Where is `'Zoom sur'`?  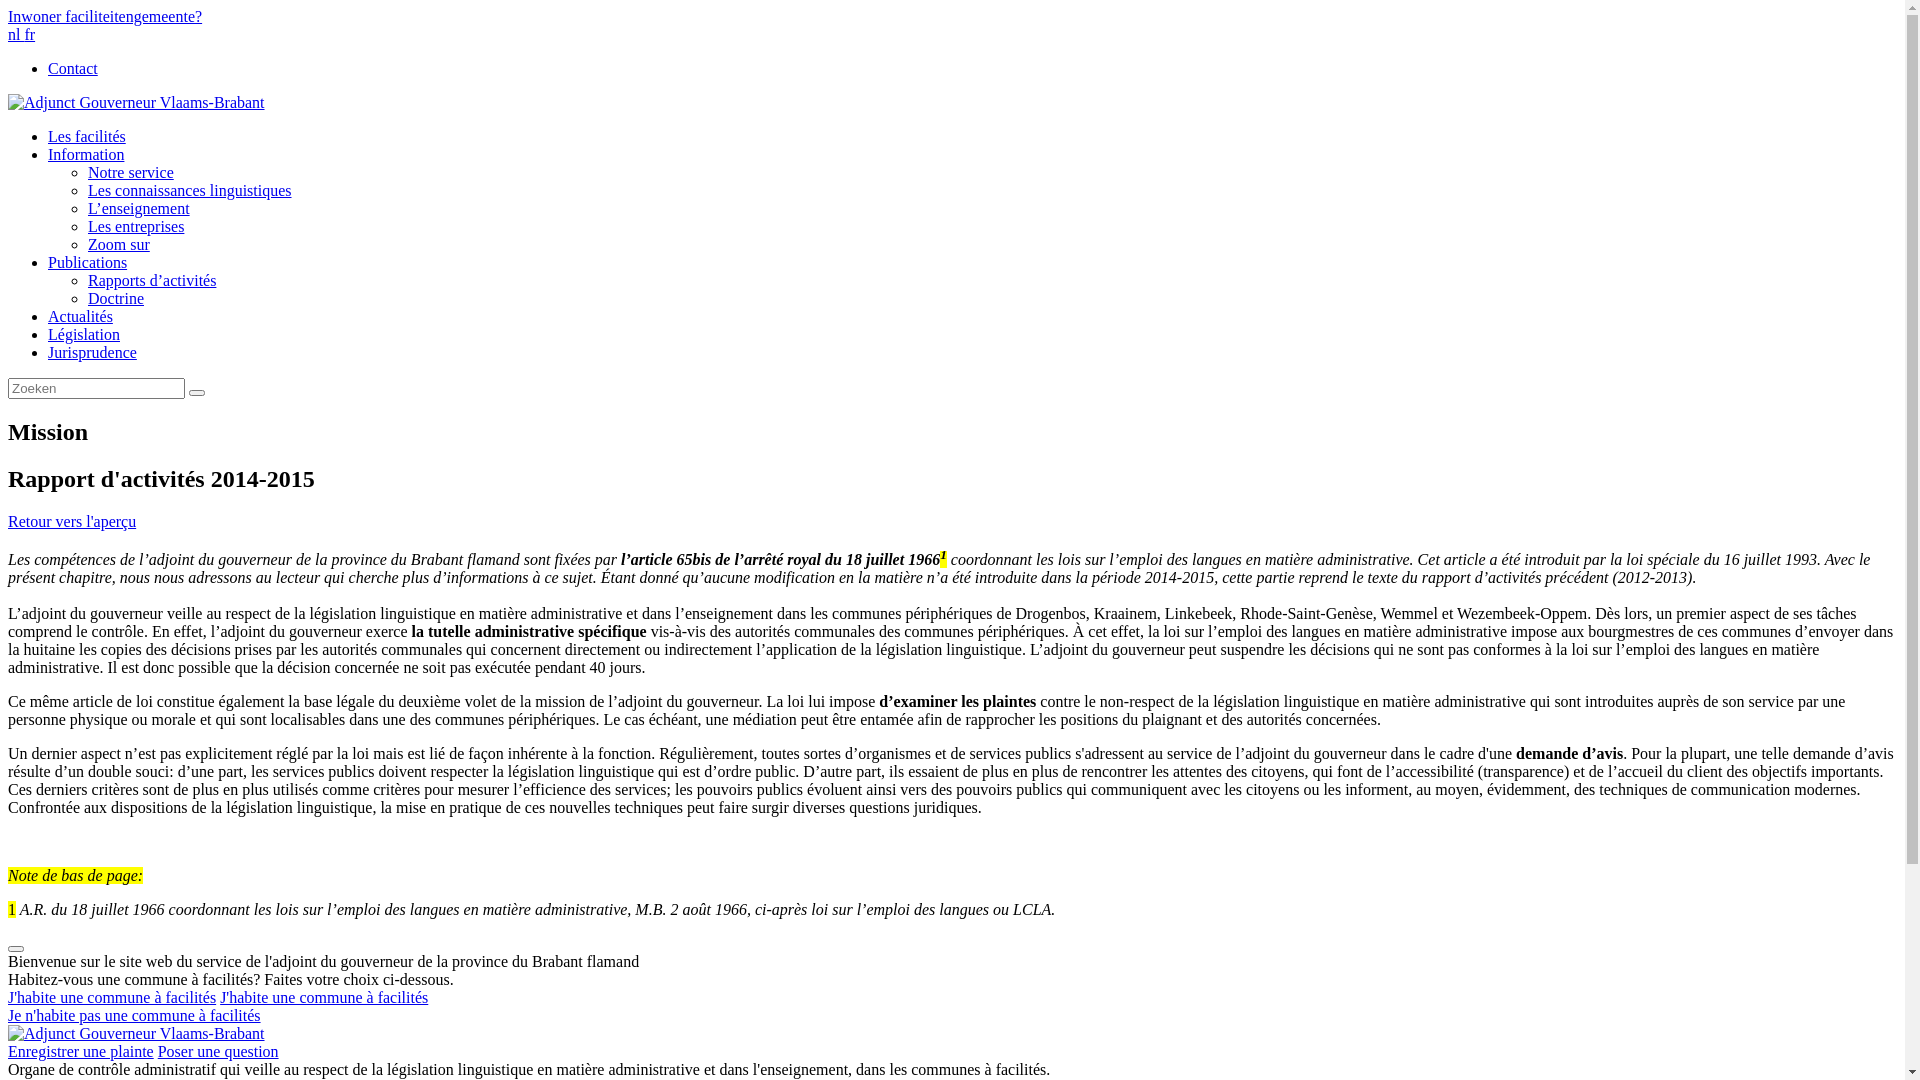
'Zoom sur' is located at coordinates (118, 243).